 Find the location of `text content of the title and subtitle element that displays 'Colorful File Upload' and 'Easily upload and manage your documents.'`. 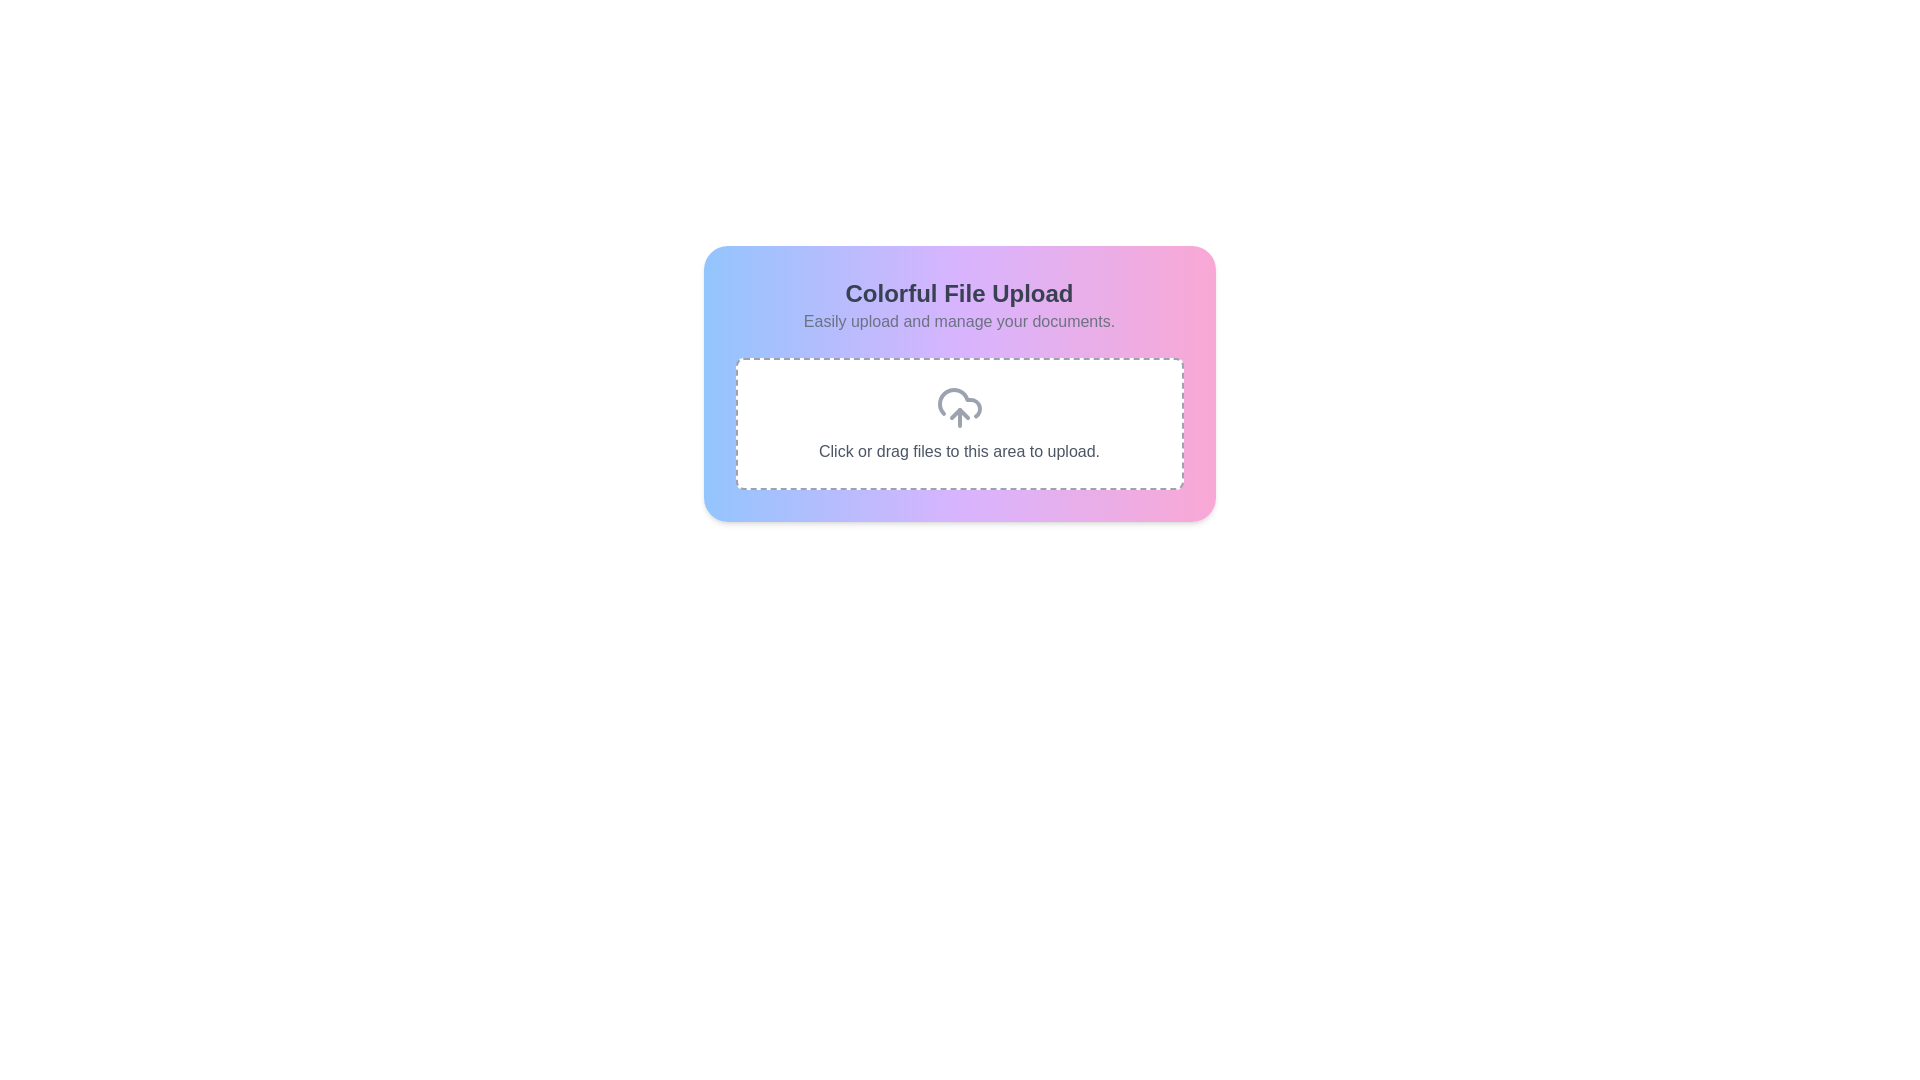

text content of the title and subtitle element that displays 'Colorful File Upload' and 'Easily upload and manage your documents.' is located at coordinates (958, 305).